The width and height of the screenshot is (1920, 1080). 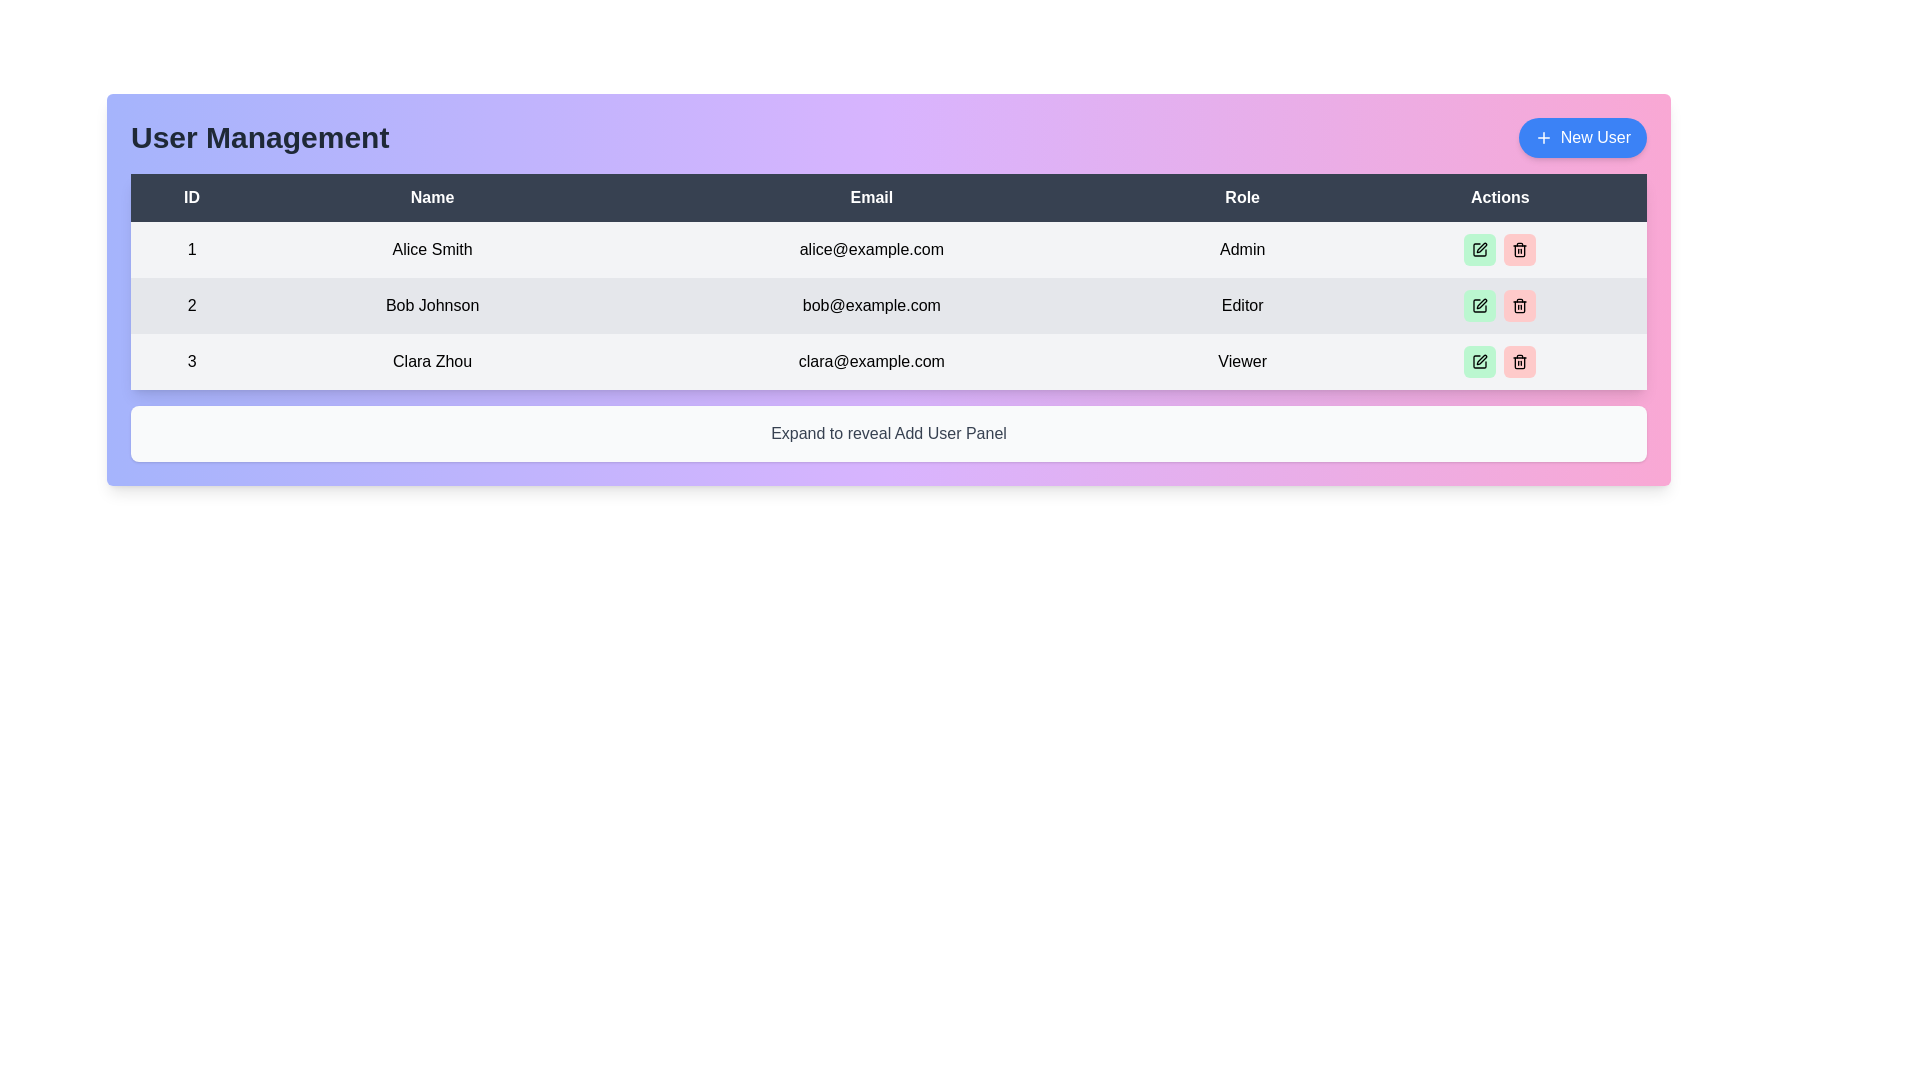 What do you see at coordinates (192, 197) in the screenshot?
I see `the 'ID' header label in the user management table, which is the first header cell styled with a bold font and located at the top-left corner` at bounding box center [192, 197].